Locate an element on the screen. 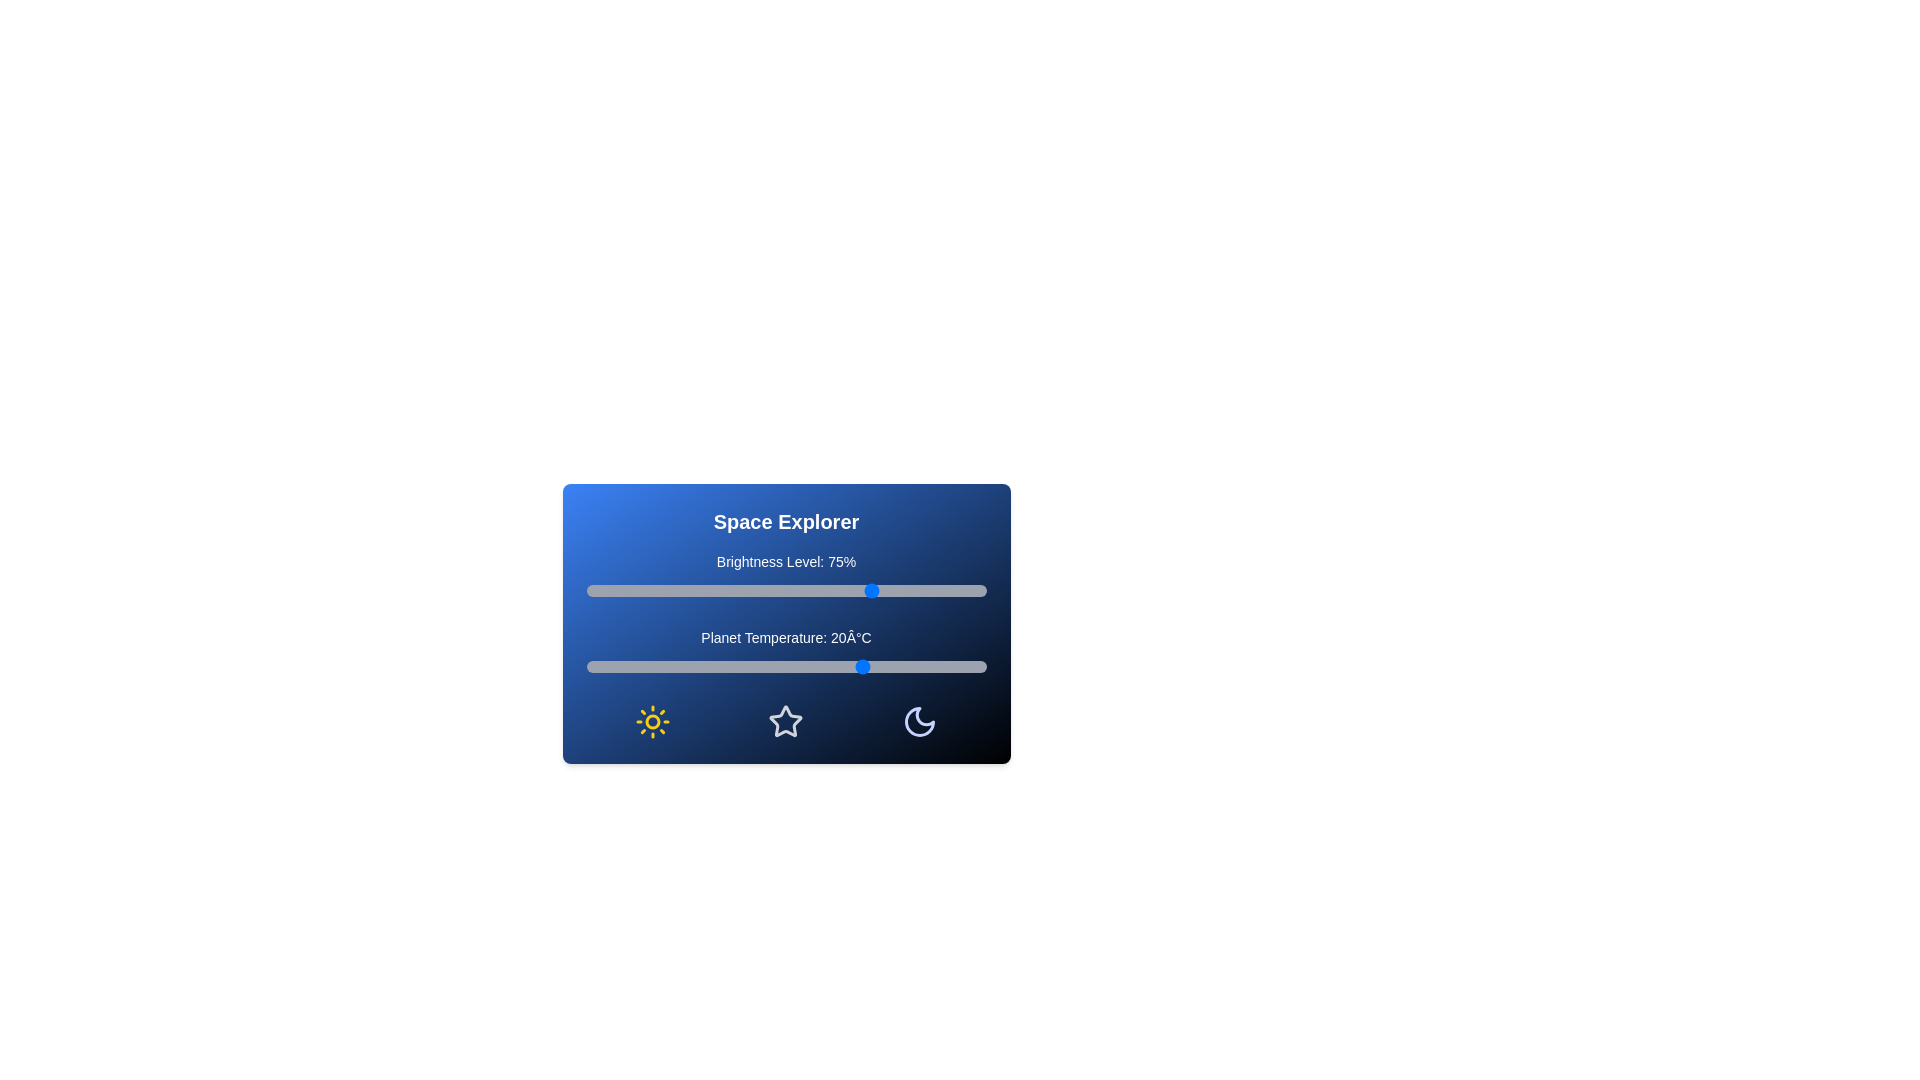  the Star icon to interact with it is located at coordinates (785, 721).